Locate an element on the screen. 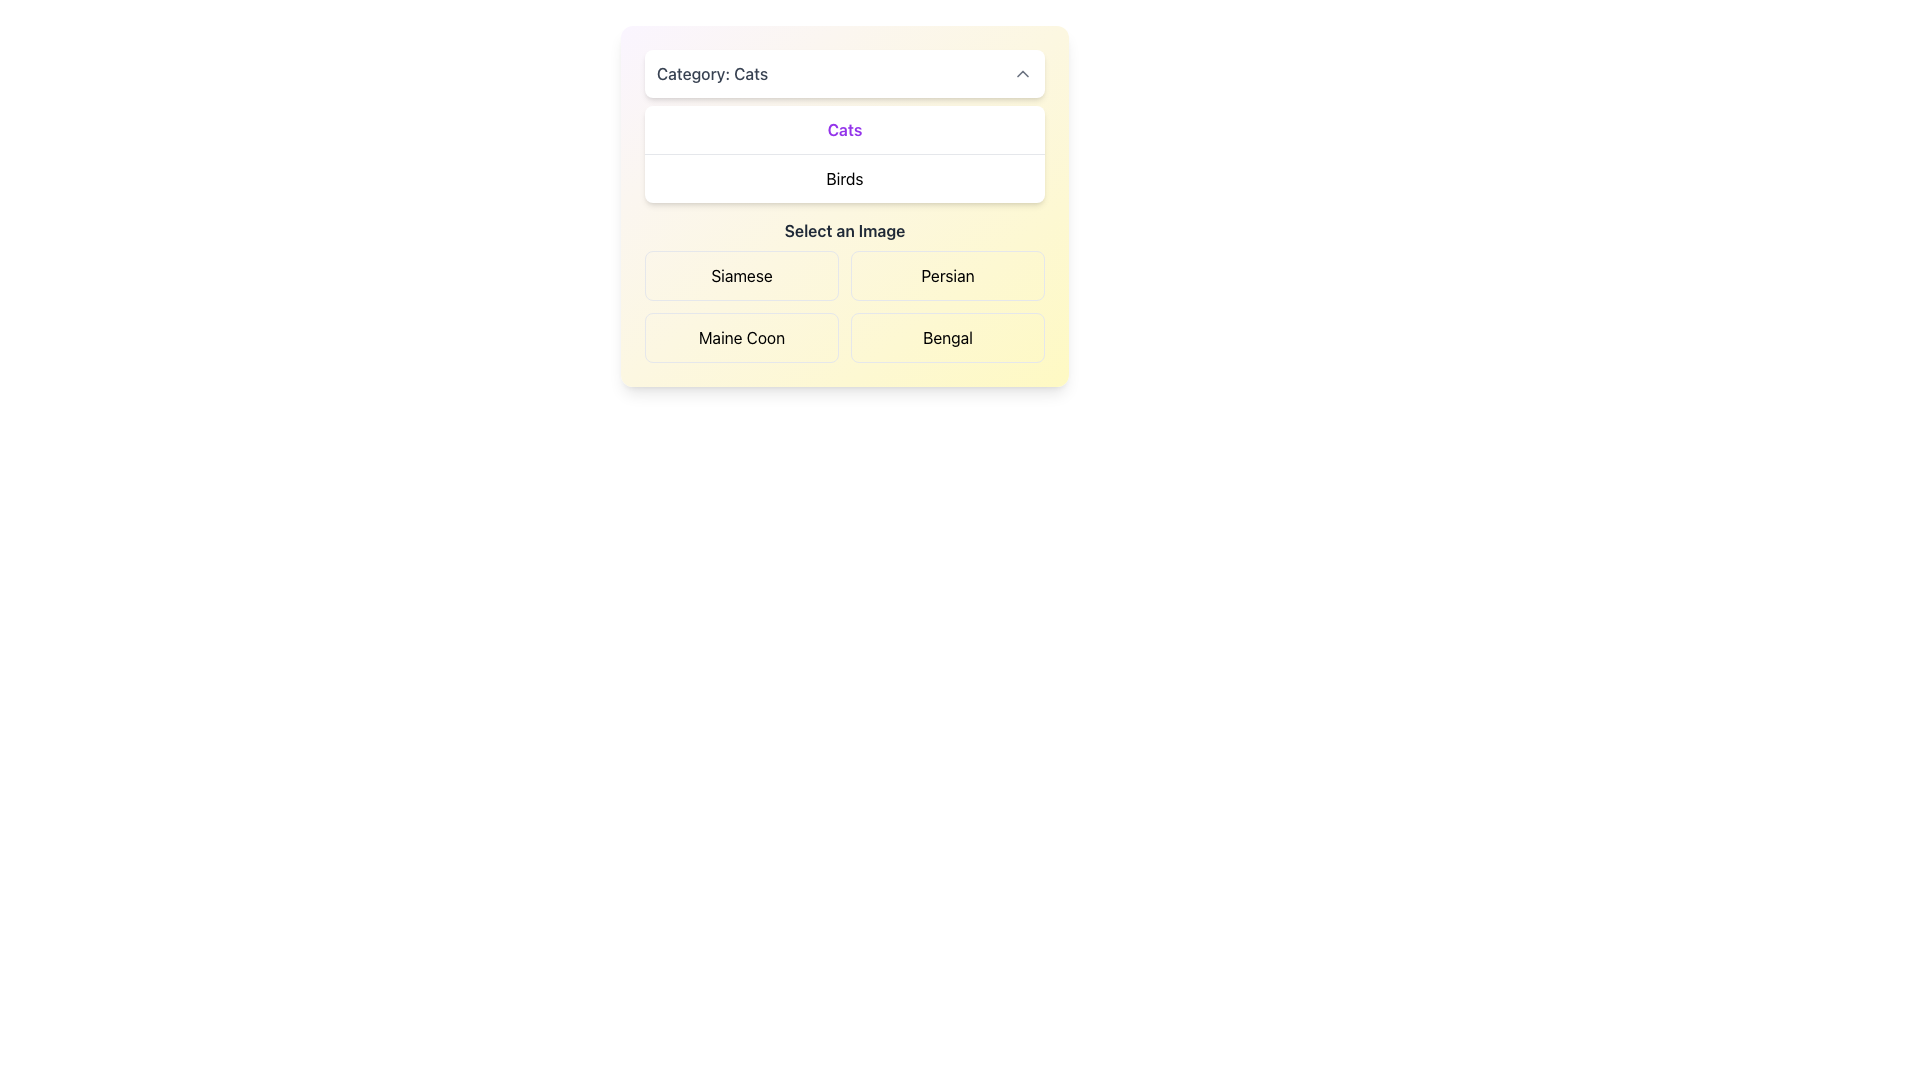 This screenshot has width=1920, height=1080. the top-left selectable option labeled 'Siamese' in the grid under the heading 'Select an Image' is located at coordinates (741, 276).